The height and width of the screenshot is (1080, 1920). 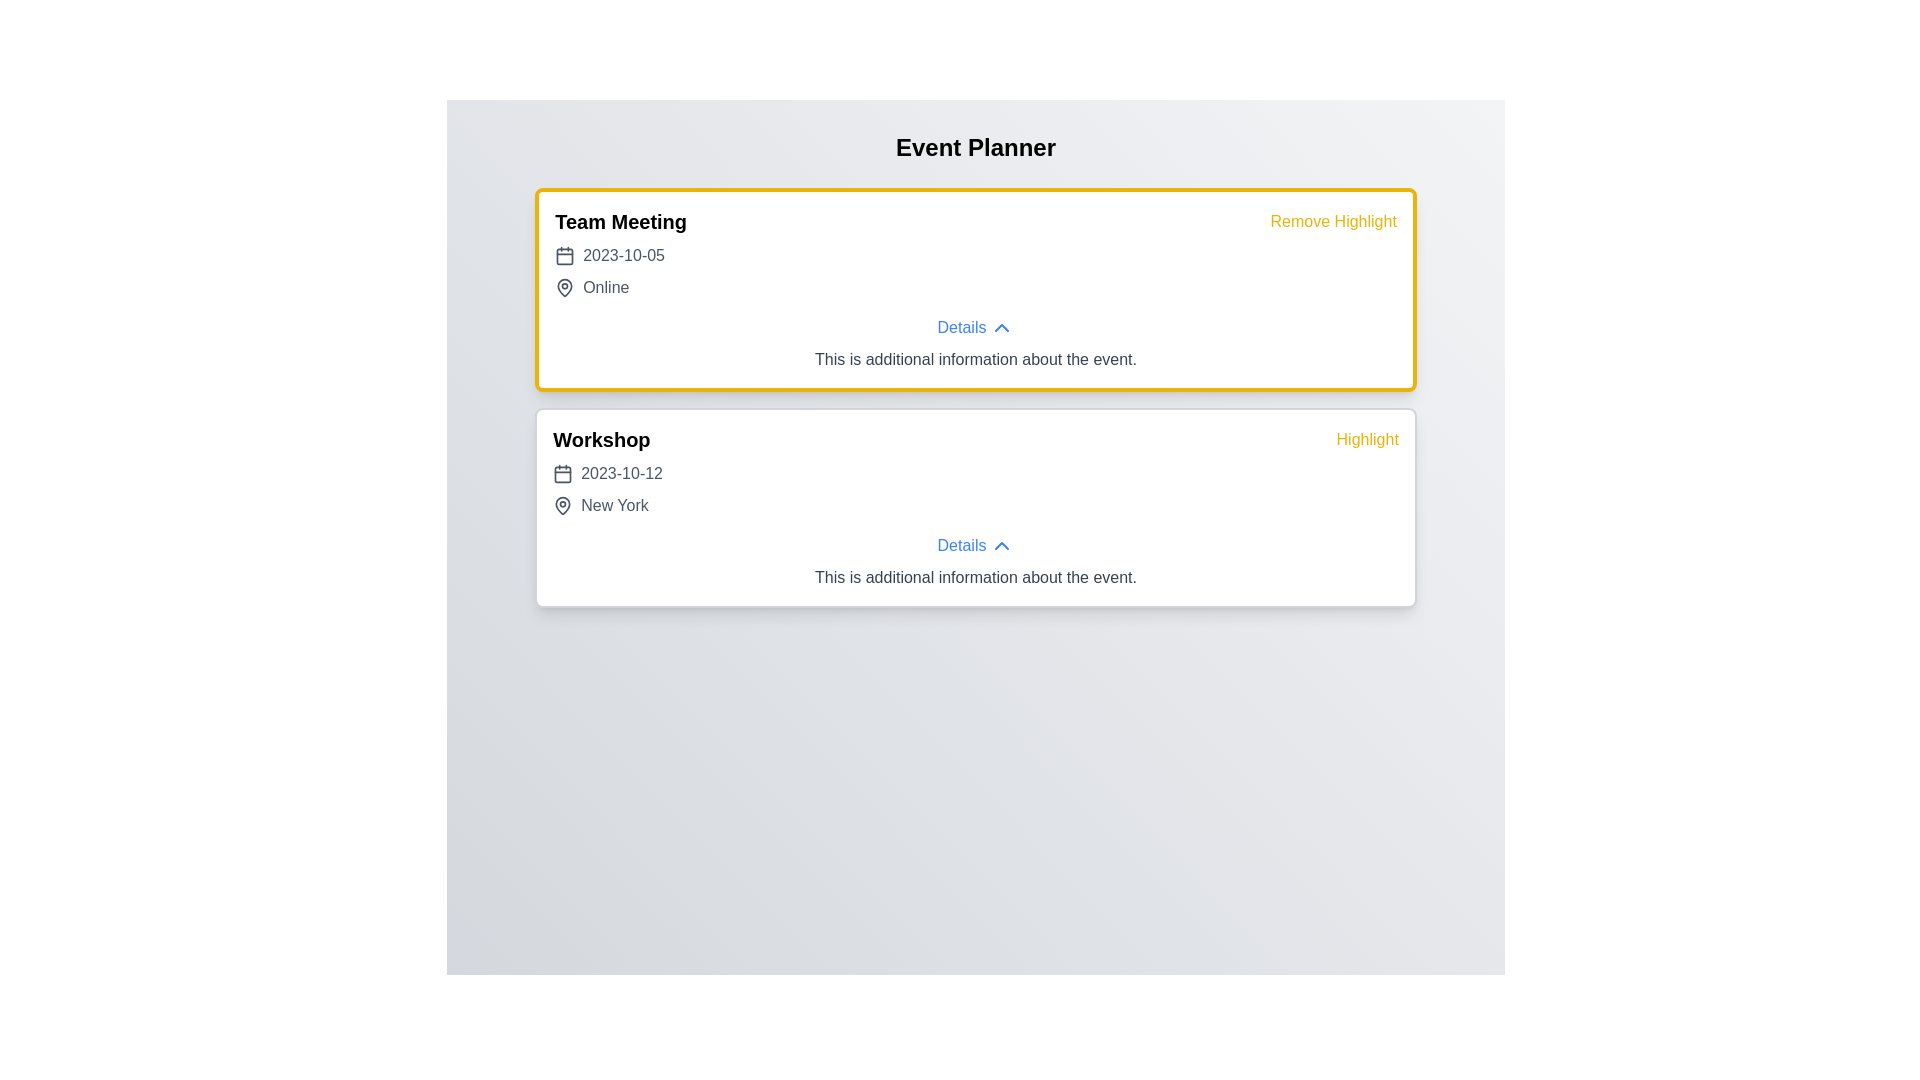 What do you see at coordinates (564, 255) in the screenshot?
I see `the decorative graphical background of the calendar icon, which is centrally located within the icon group next to the '2023-10-05' text label under the 'Team Meeting' title in the first event card` at bounding box center [564, 255].